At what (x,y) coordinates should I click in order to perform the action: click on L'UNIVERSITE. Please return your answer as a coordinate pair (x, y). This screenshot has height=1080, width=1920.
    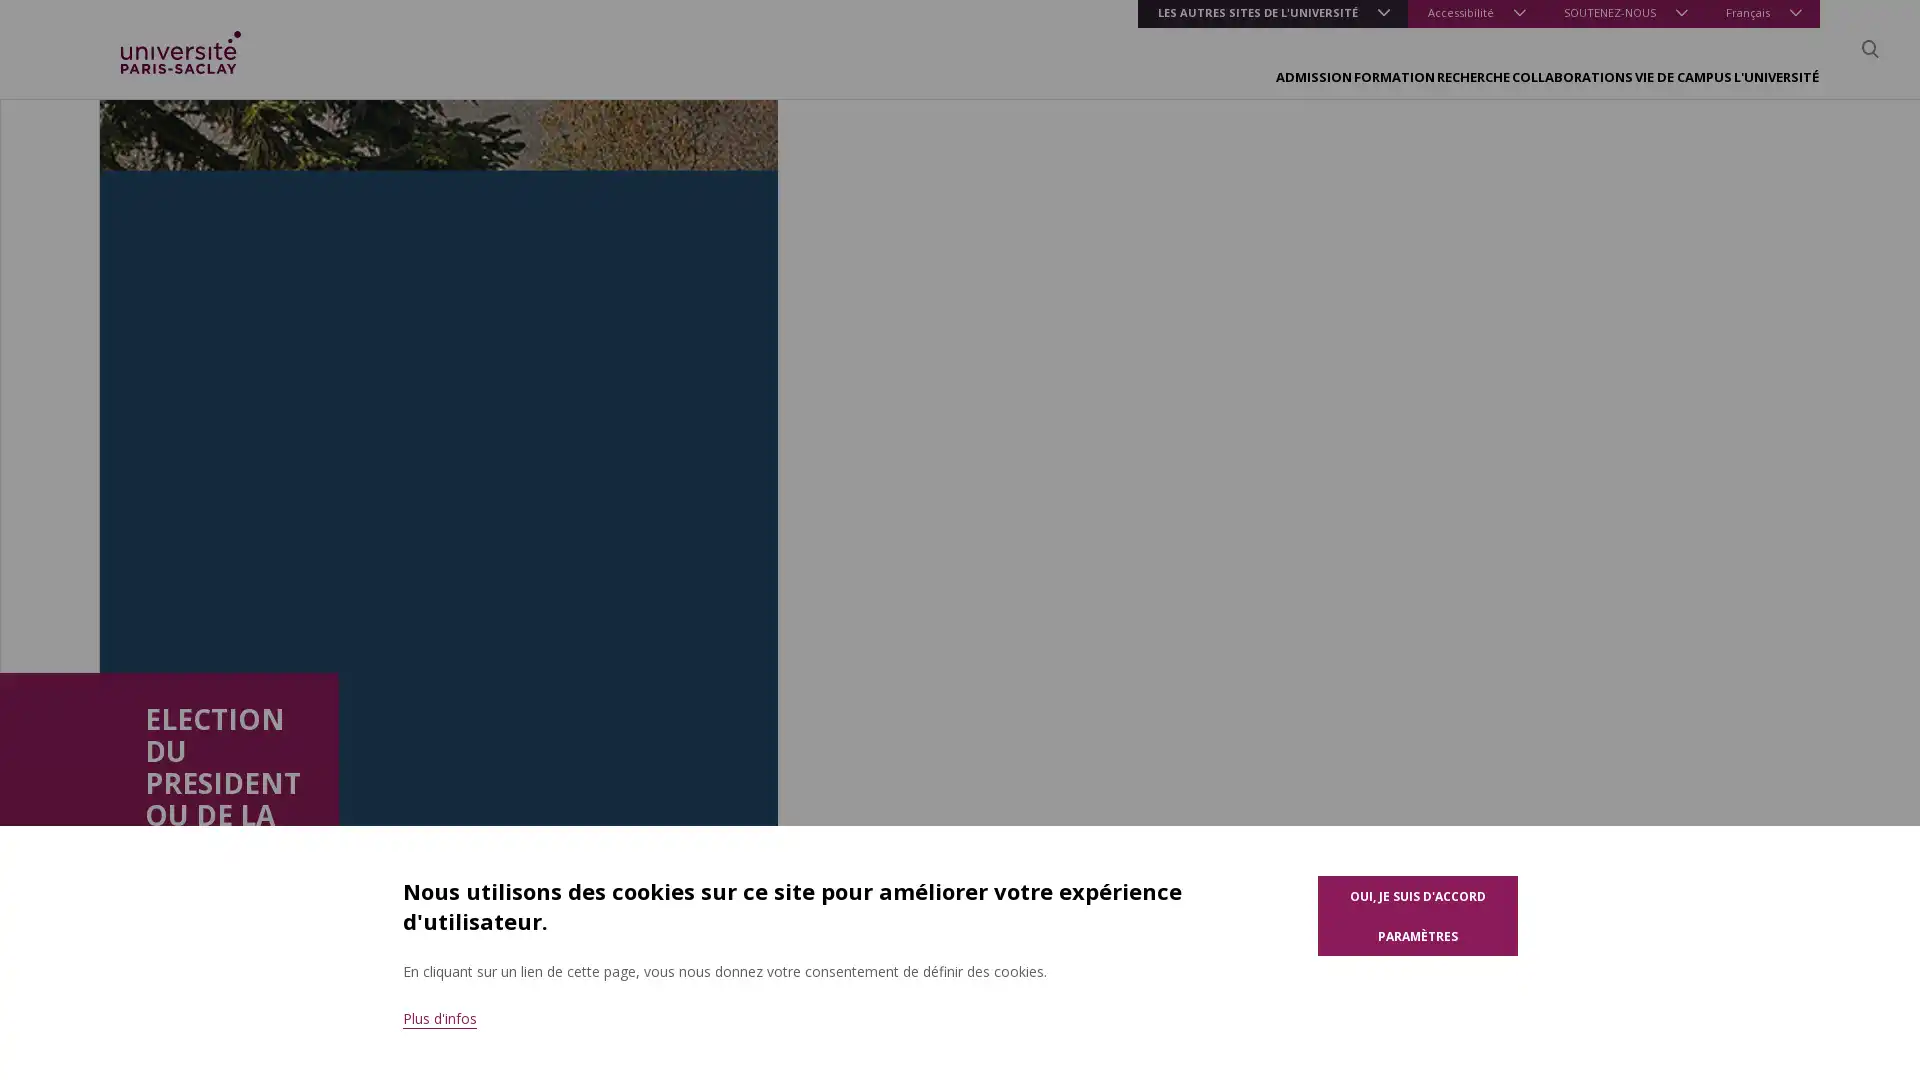
    Looking at the image, I should click on (1746, 68).